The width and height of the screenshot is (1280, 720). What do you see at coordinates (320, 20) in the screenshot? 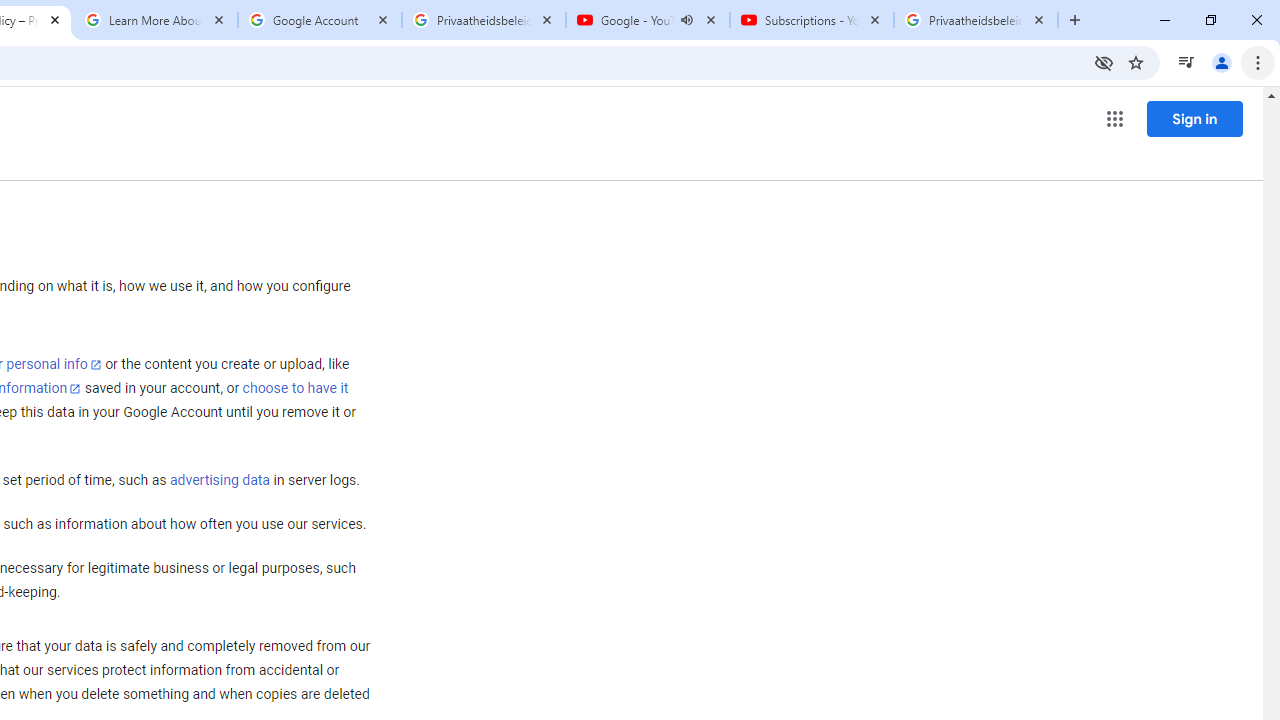
I see `'Google Account'` at bounding box center [320, 20].